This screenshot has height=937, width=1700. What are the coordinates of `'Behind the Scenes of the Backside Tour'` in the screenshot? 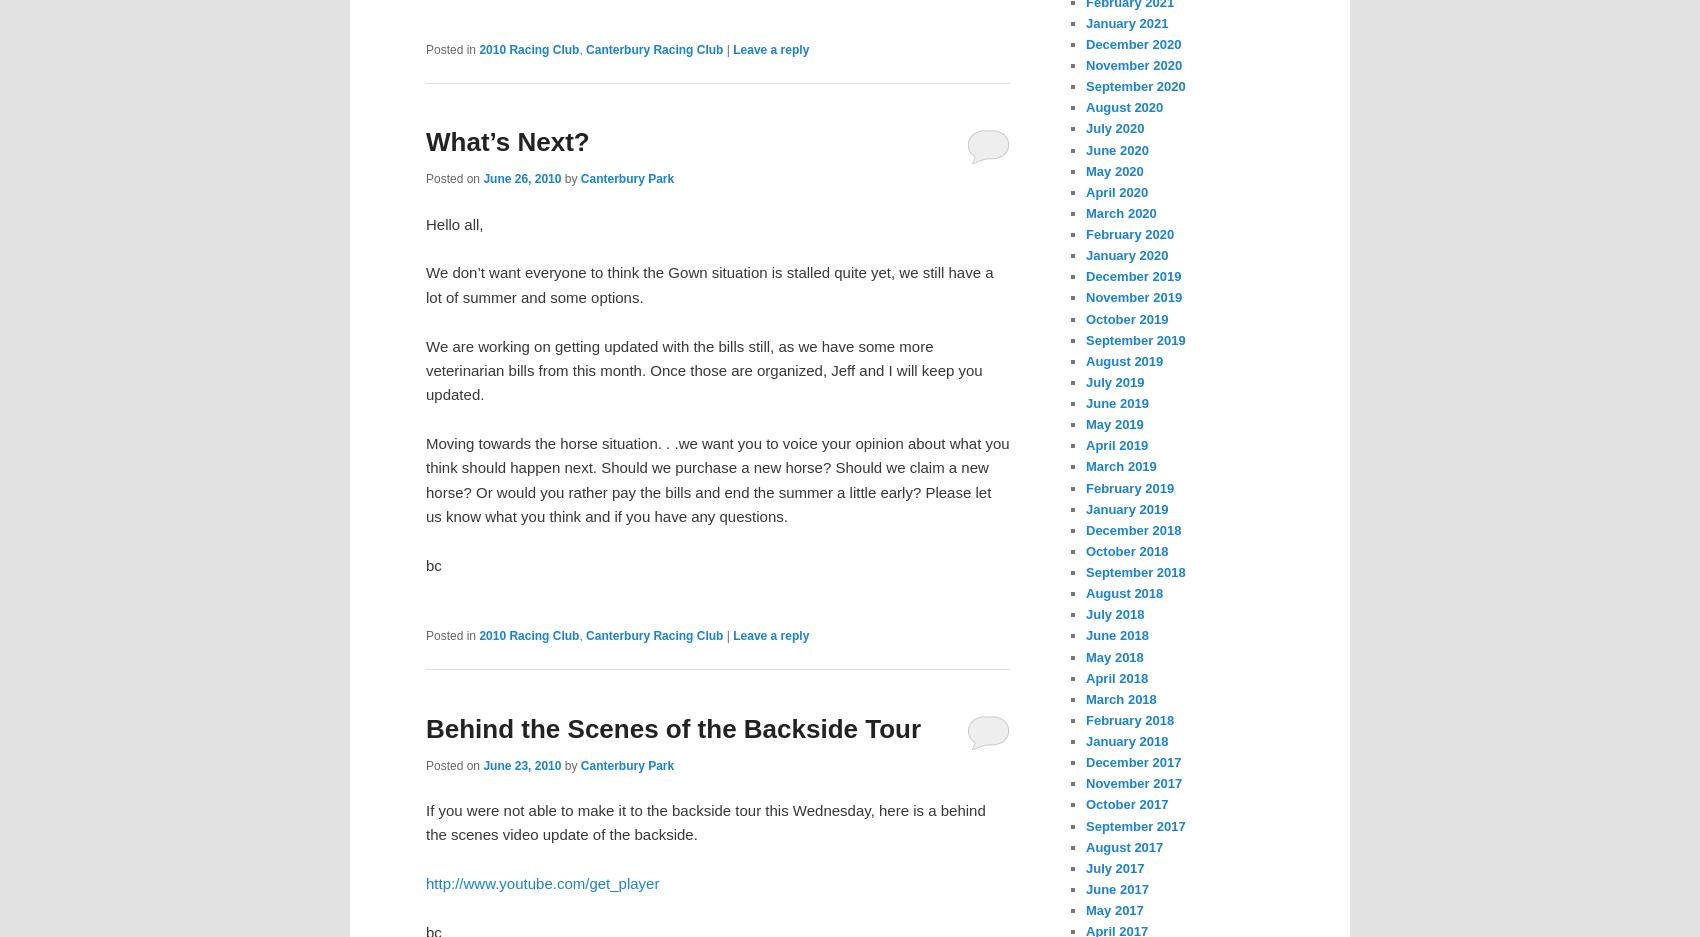 It's located at (426, 726).